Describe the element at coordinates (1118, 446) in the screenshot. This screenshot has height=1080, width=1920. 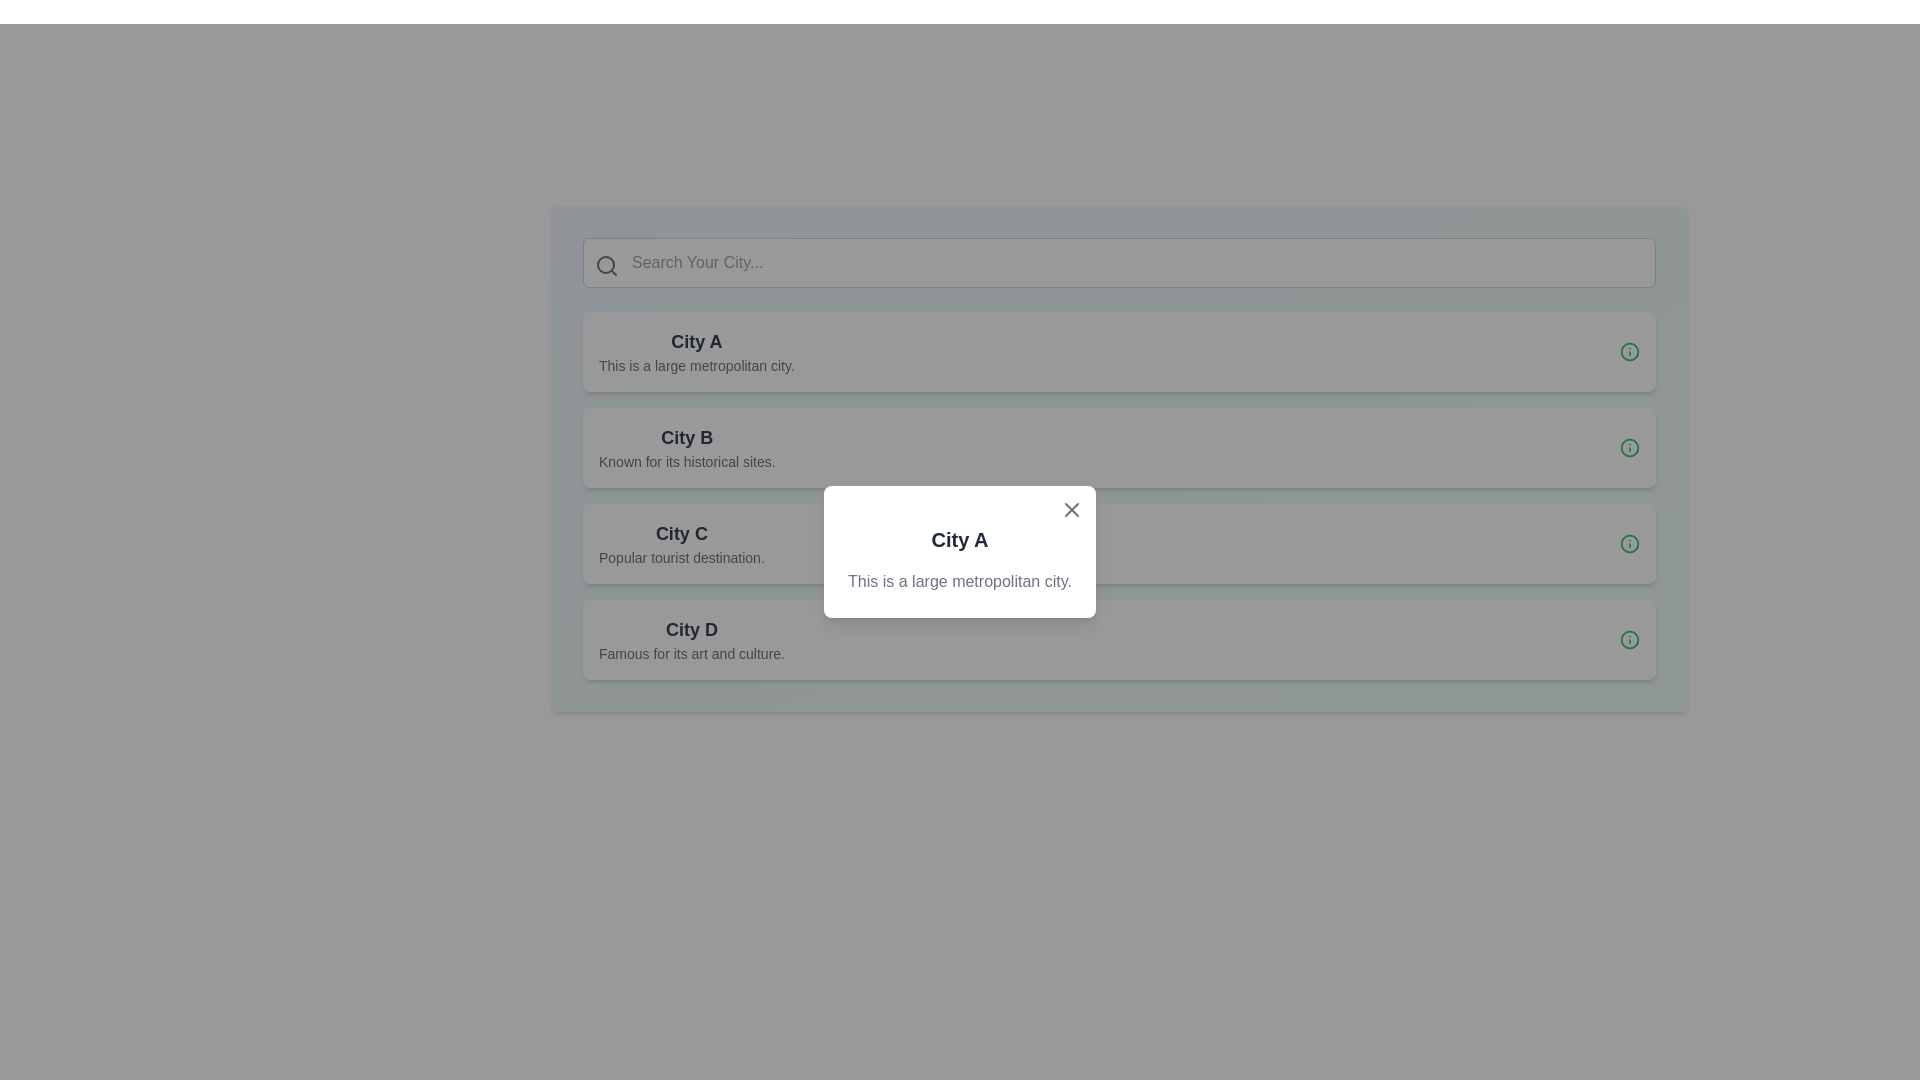
I see `the display card for 'City B', which provides information about its historical sites and is the second card in the list` at that location.